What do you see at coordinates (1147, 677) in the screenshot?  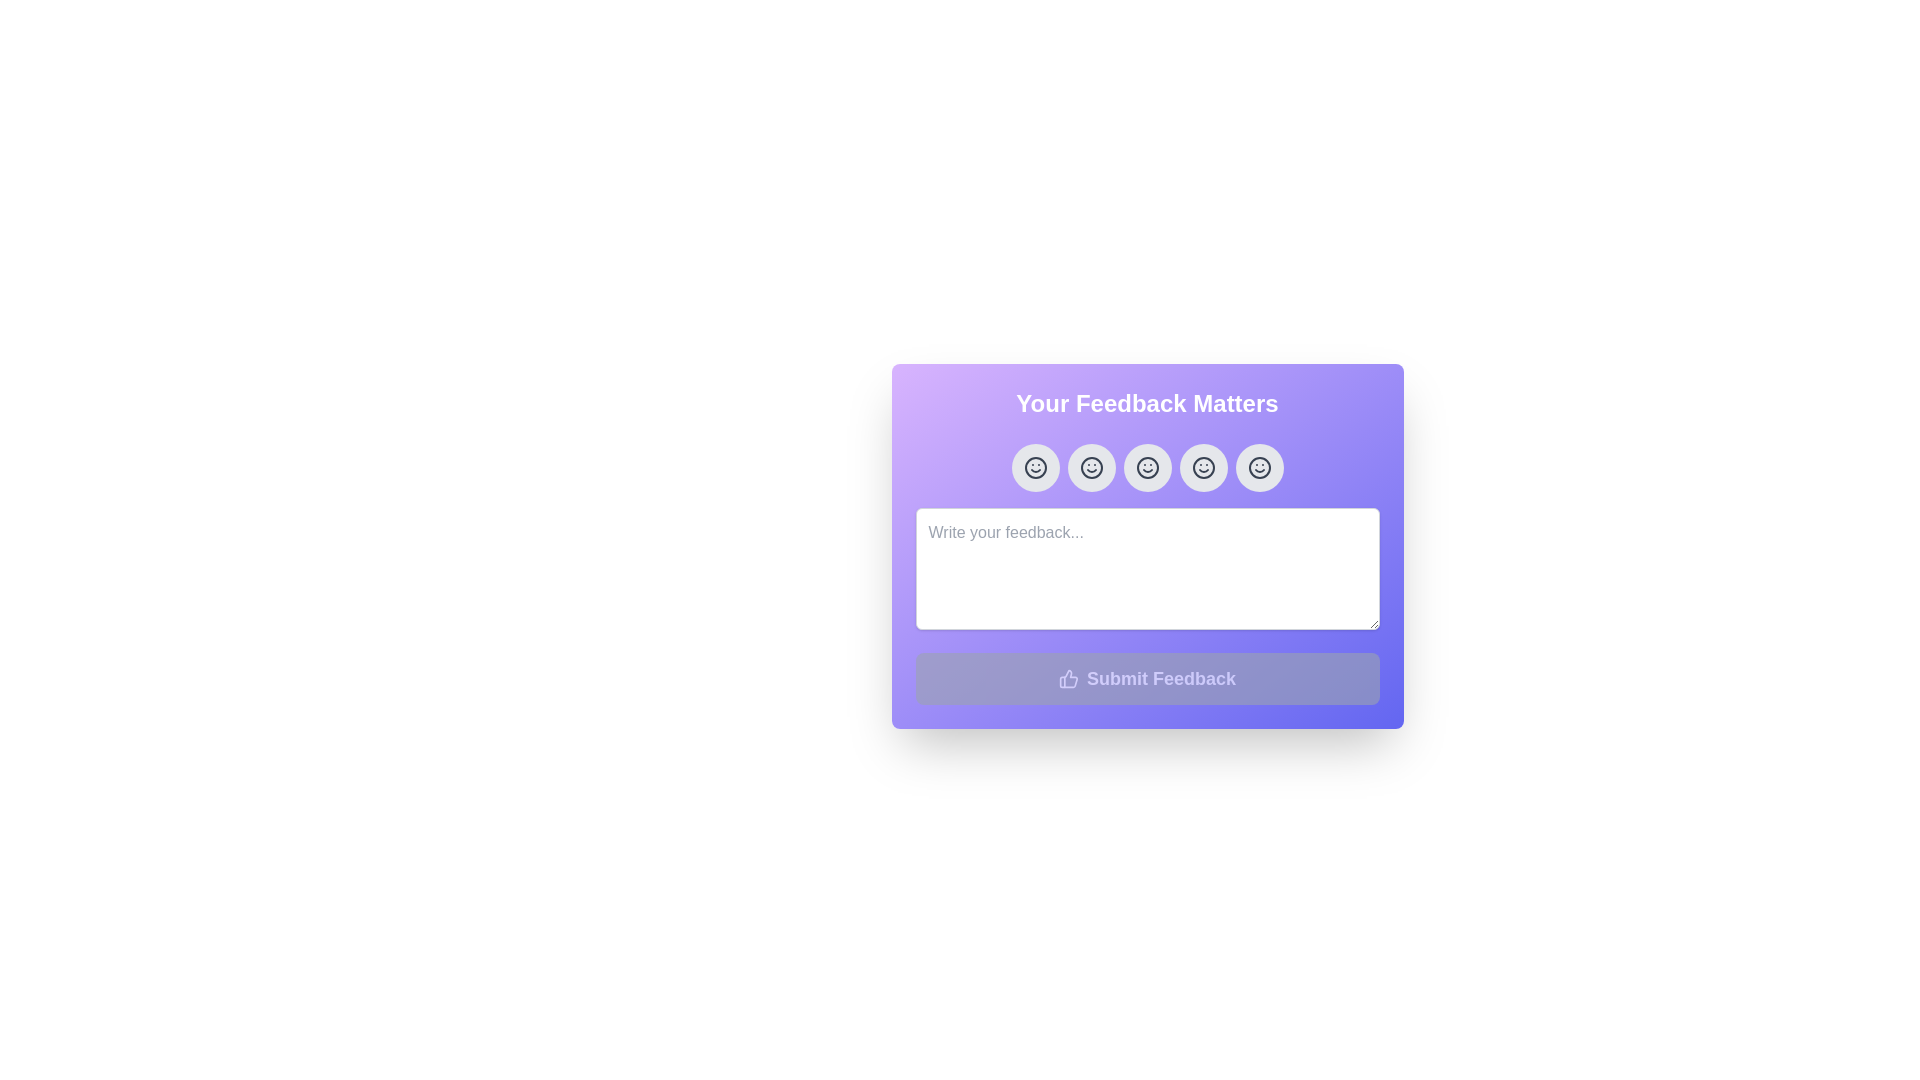 I see `the 'Submit Feedback' button located at the bottom of the 'Your Feedback Matters' panel` at bounding box center [1147, 677].